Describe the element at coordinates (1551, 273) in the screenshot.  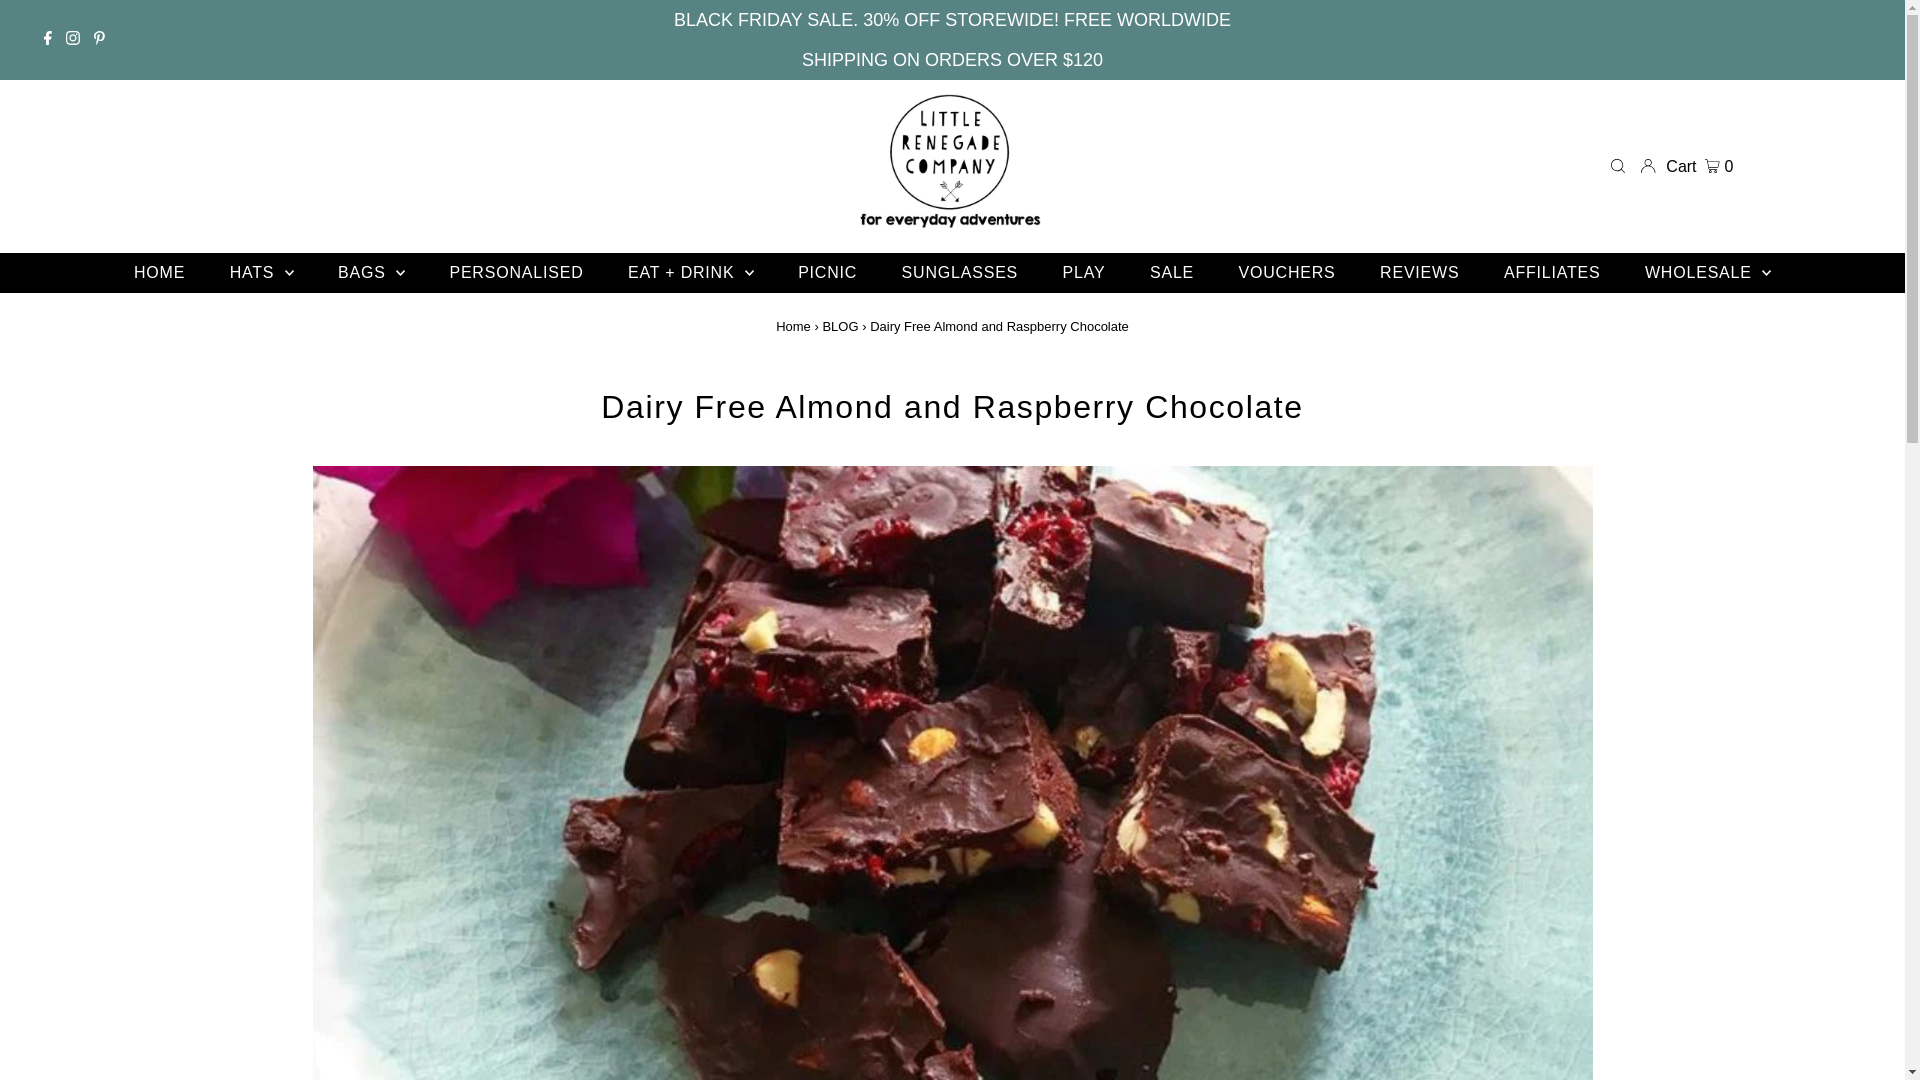
I see `'AFFILIATES'` at that location.